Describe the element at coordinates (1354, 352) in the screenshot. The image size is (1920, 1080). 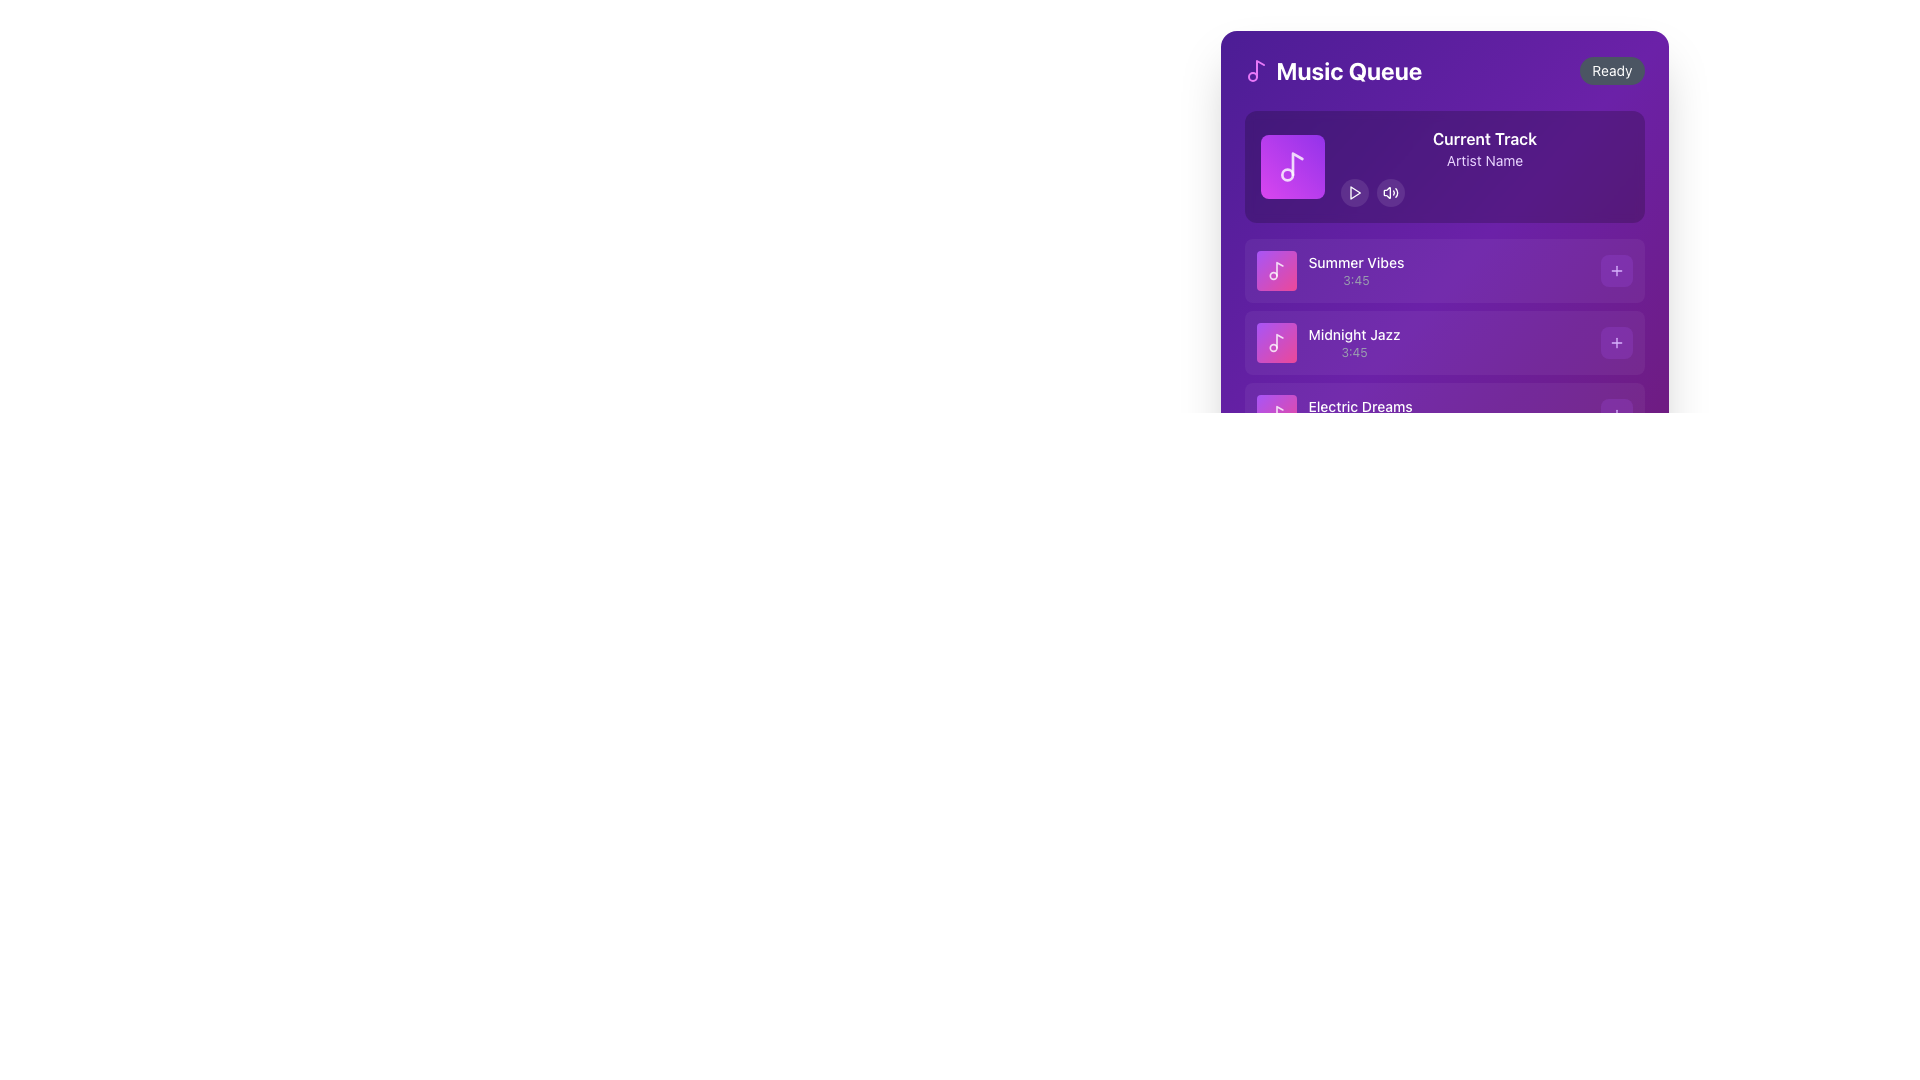
I see `the Text Label displaying '3:45' in gray font against a purple background, located beneath the 'Midnight Jazz' title in the 'Music Queue' section` at that location.